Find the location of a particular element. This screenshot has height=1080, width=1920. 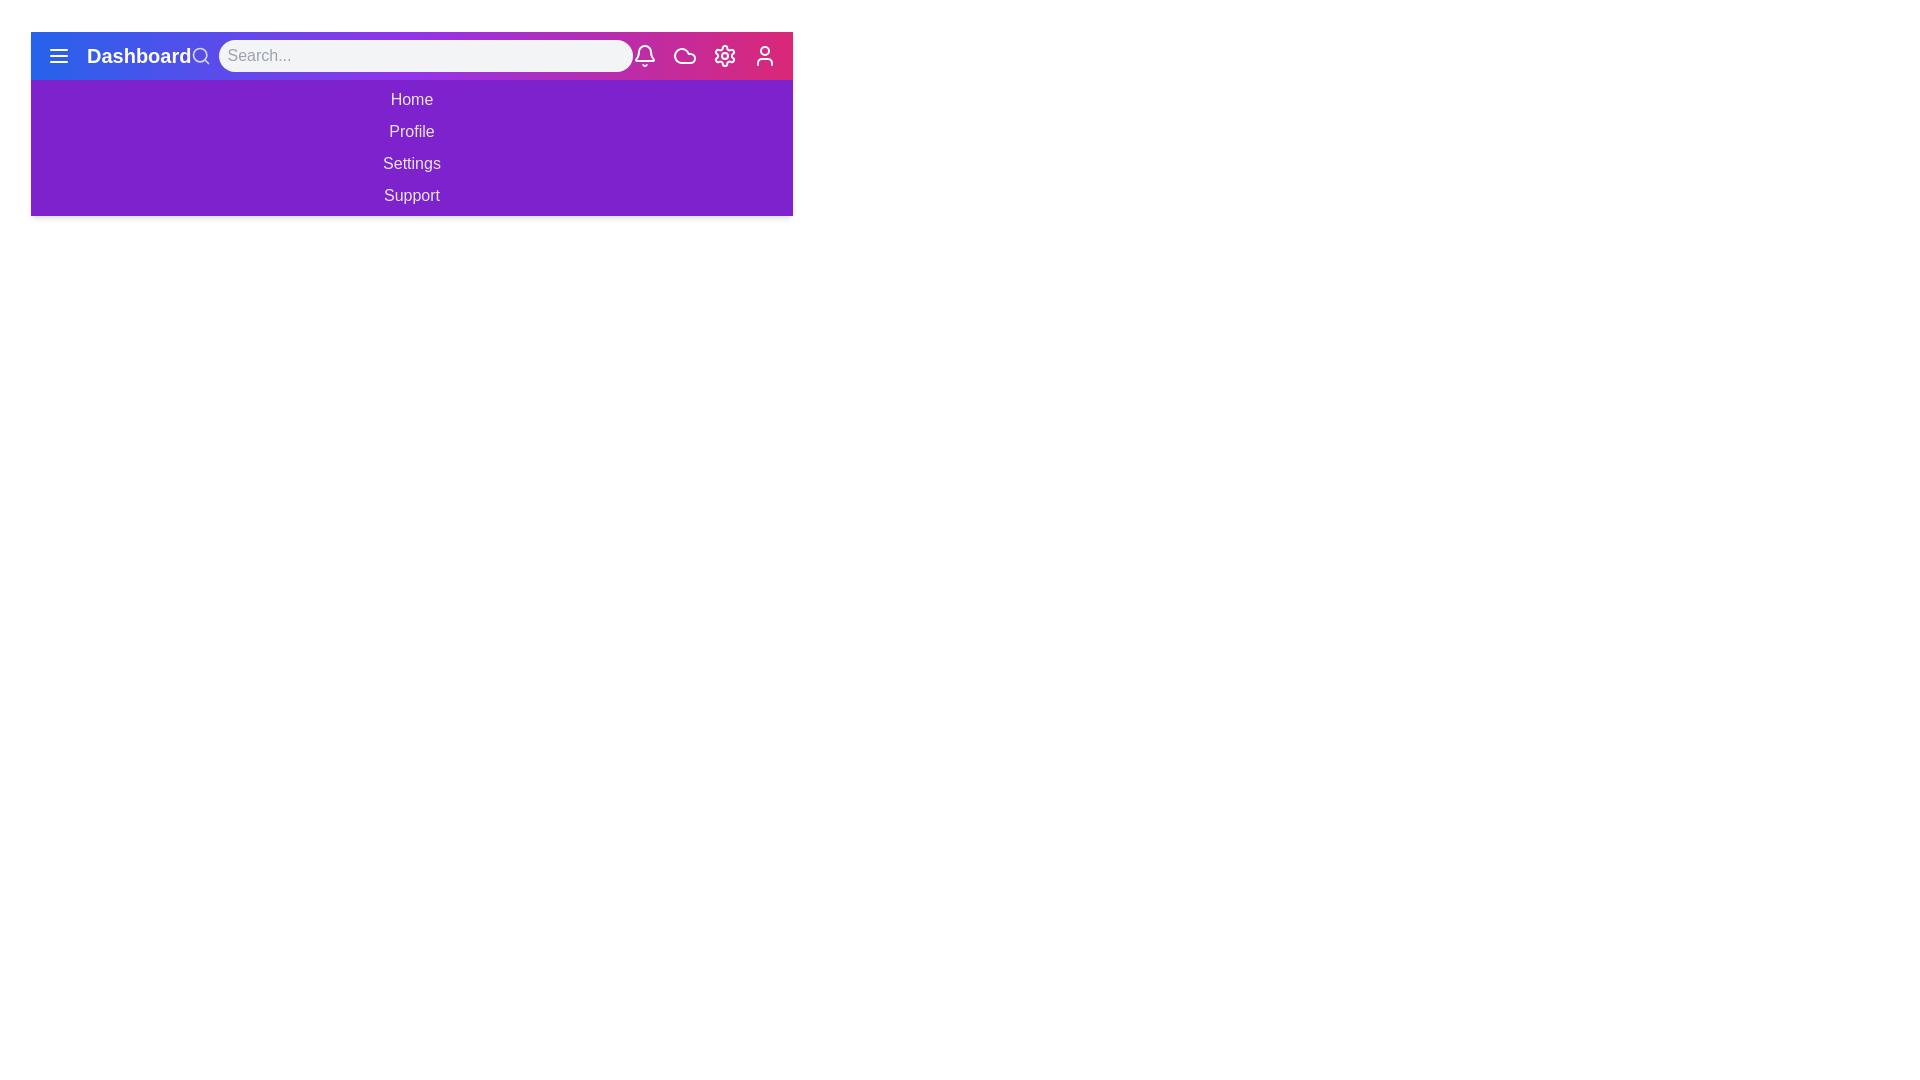

the menu item Profile in the navigation bar is located at coordinates (411, 131).